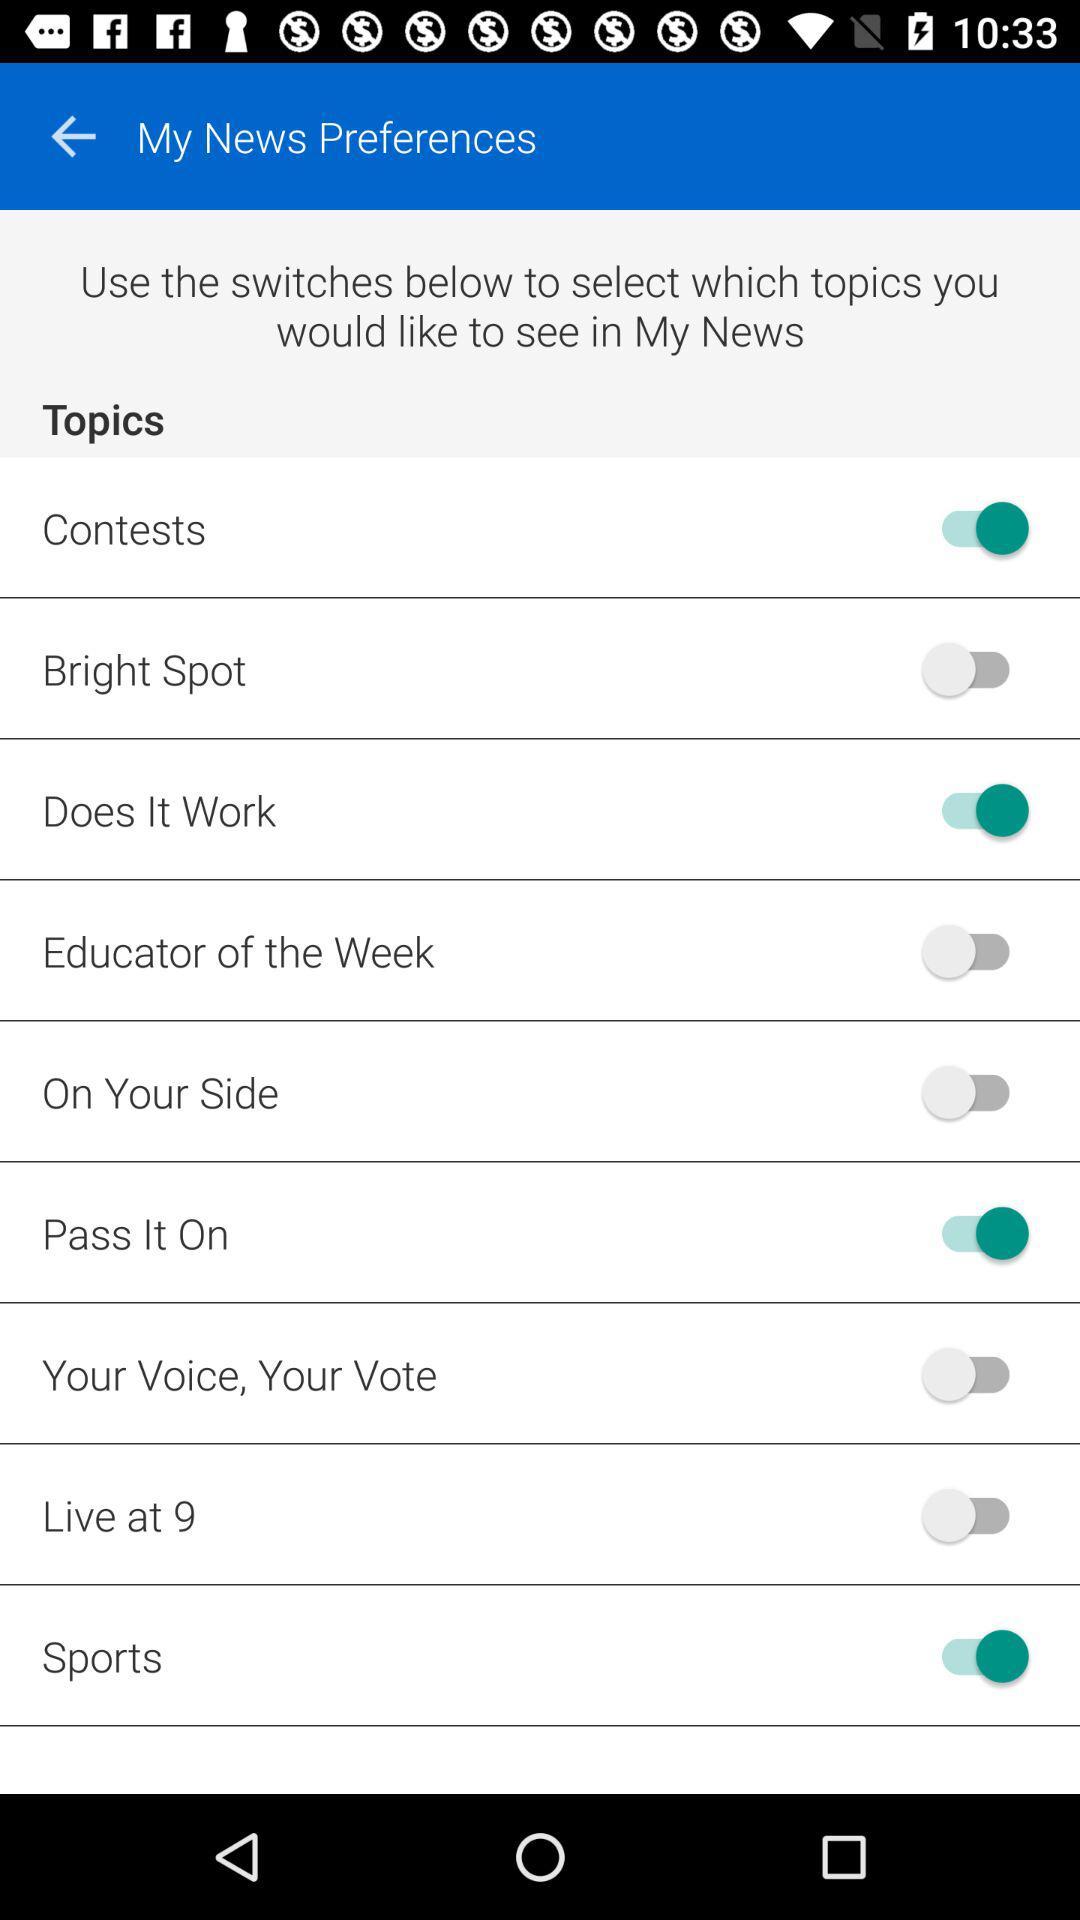 Image resolution: width=1080 pixels, height=1920 pixels. Describe the element at coordinates (974, 1656) in the screenshot. I see `button for sports` at that location.